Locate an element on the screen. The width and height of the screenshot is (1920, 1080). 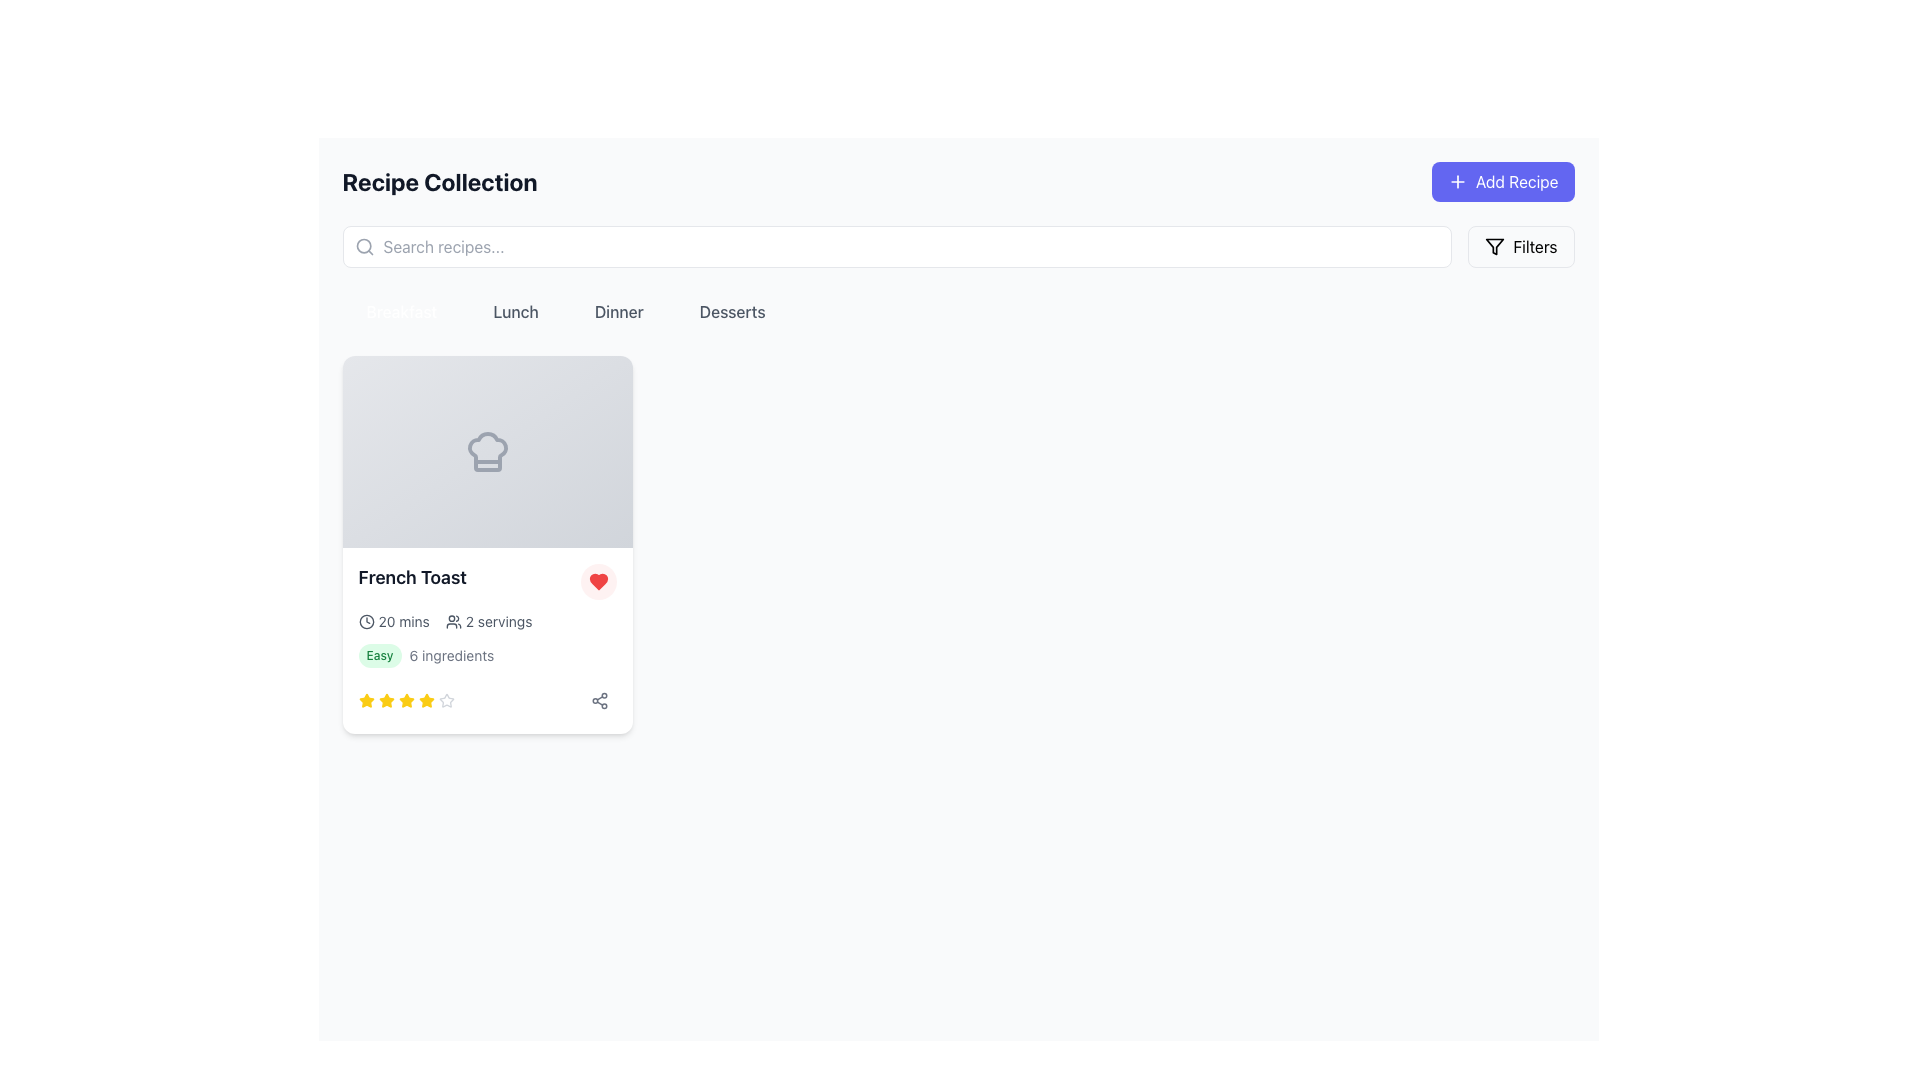
the informational icons that display the preparation time and serving information for the 'French Toast' recipe, located below the heading is located at coordinates (487, 620).